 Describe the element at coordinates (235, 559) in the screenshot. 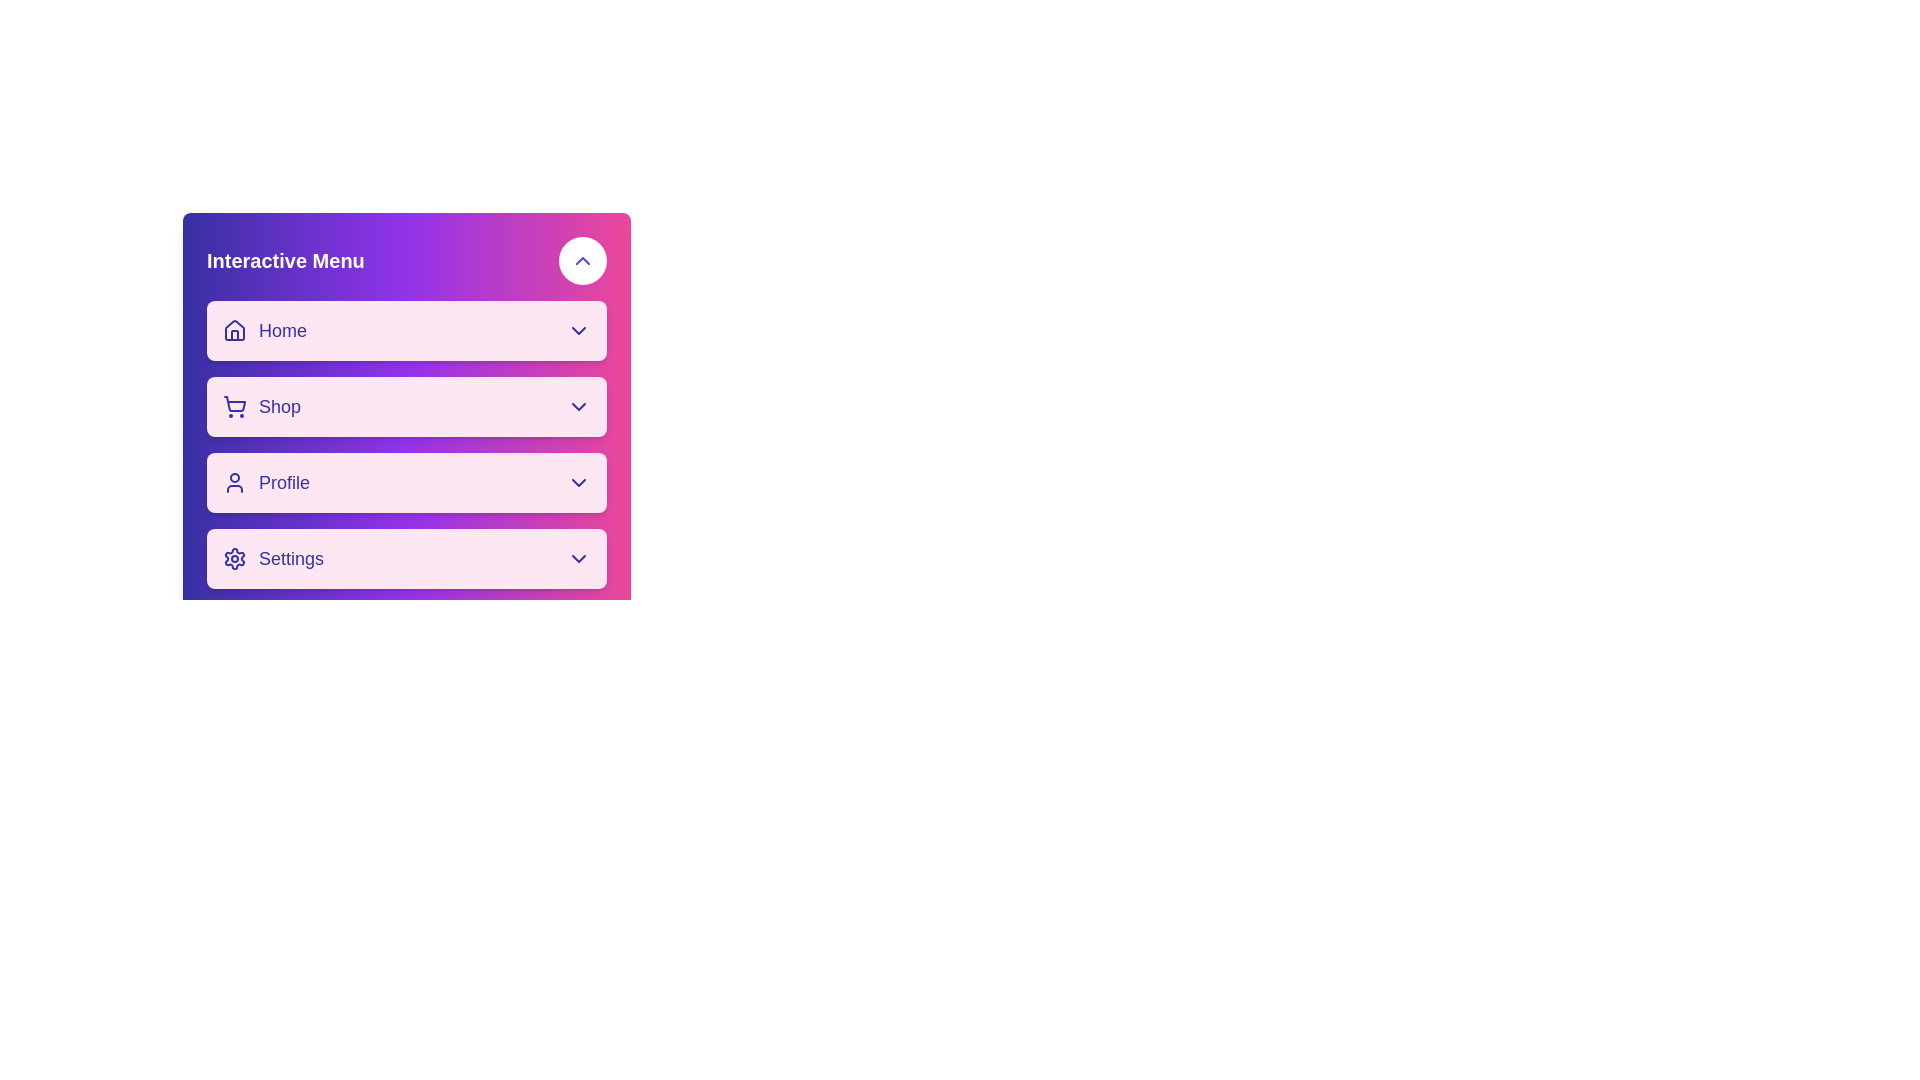

I see `the gear-shaped icon representing settings functionality located at the bottom of the menu` at that location.